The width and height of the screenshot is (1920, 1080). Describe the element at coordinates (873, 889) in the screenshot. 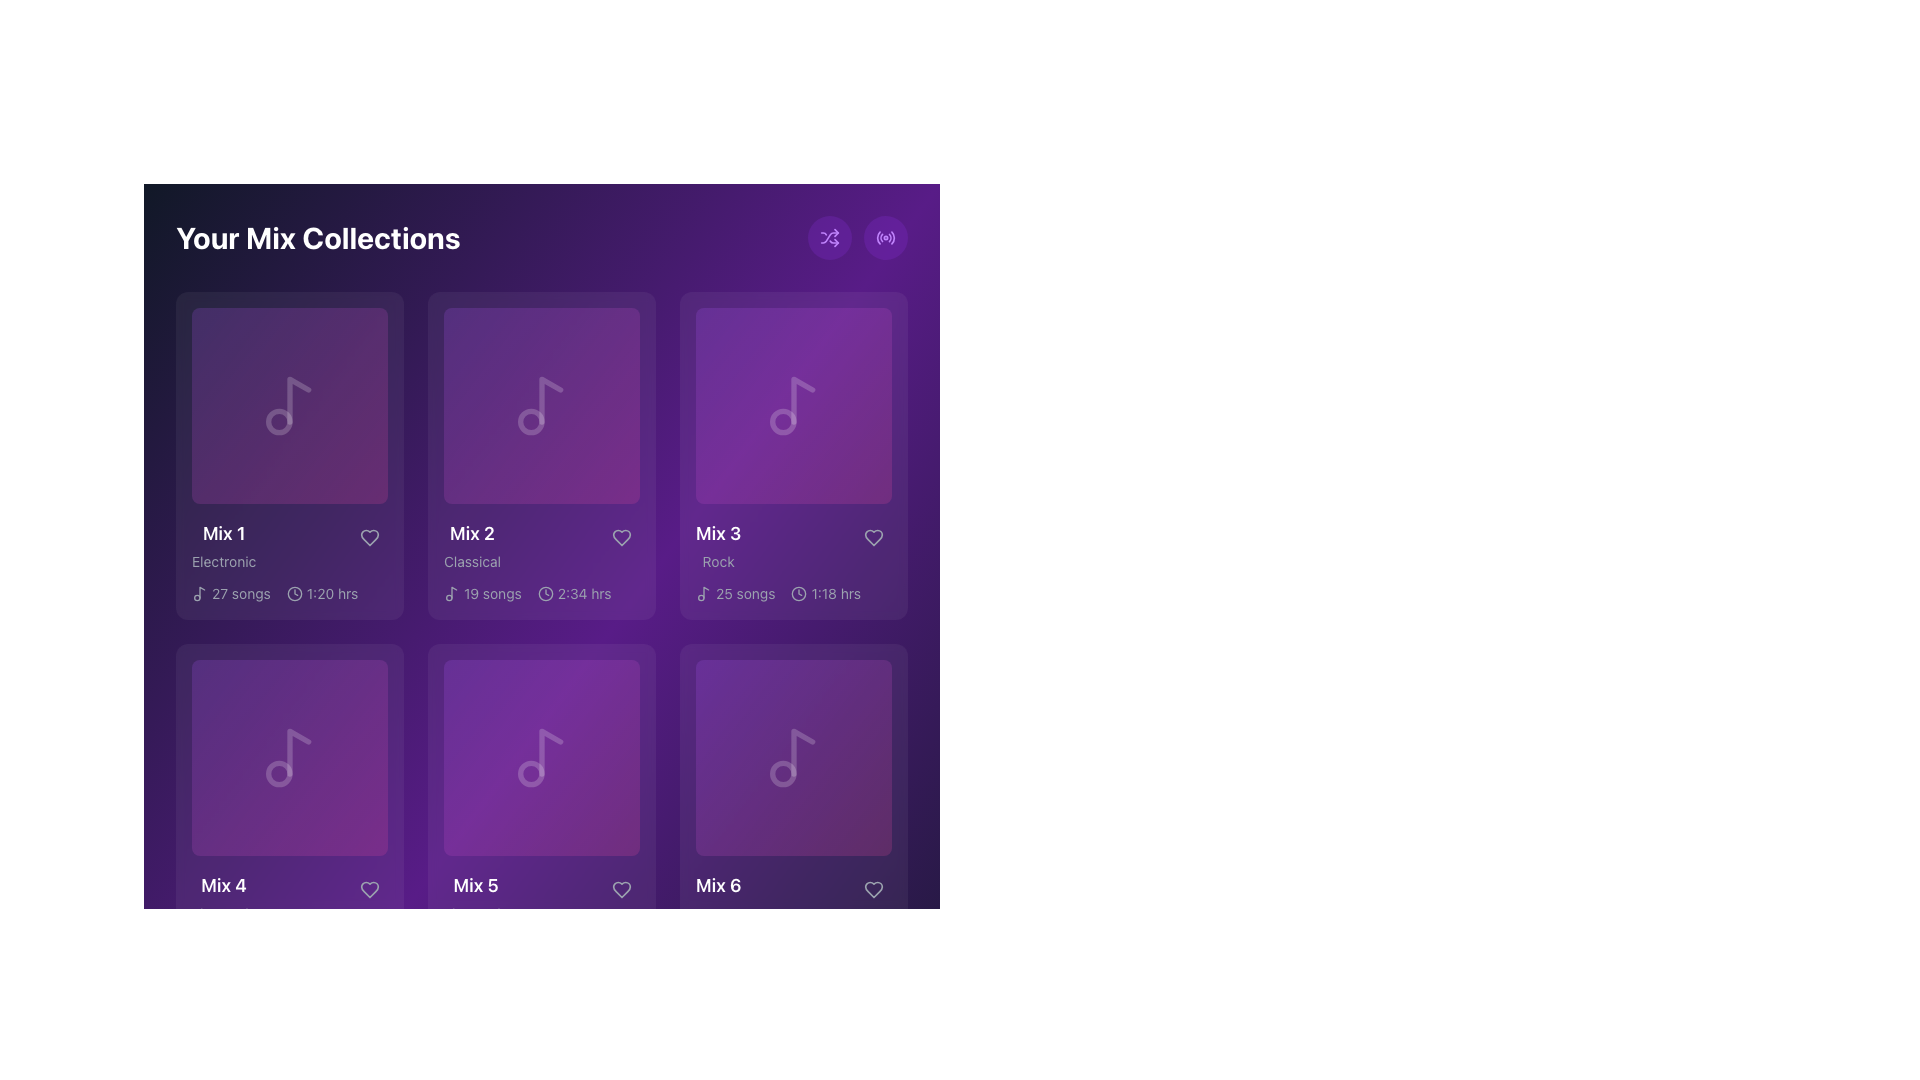

I see `the heart-shaped button icon indicating 'like' functionality` at that location.